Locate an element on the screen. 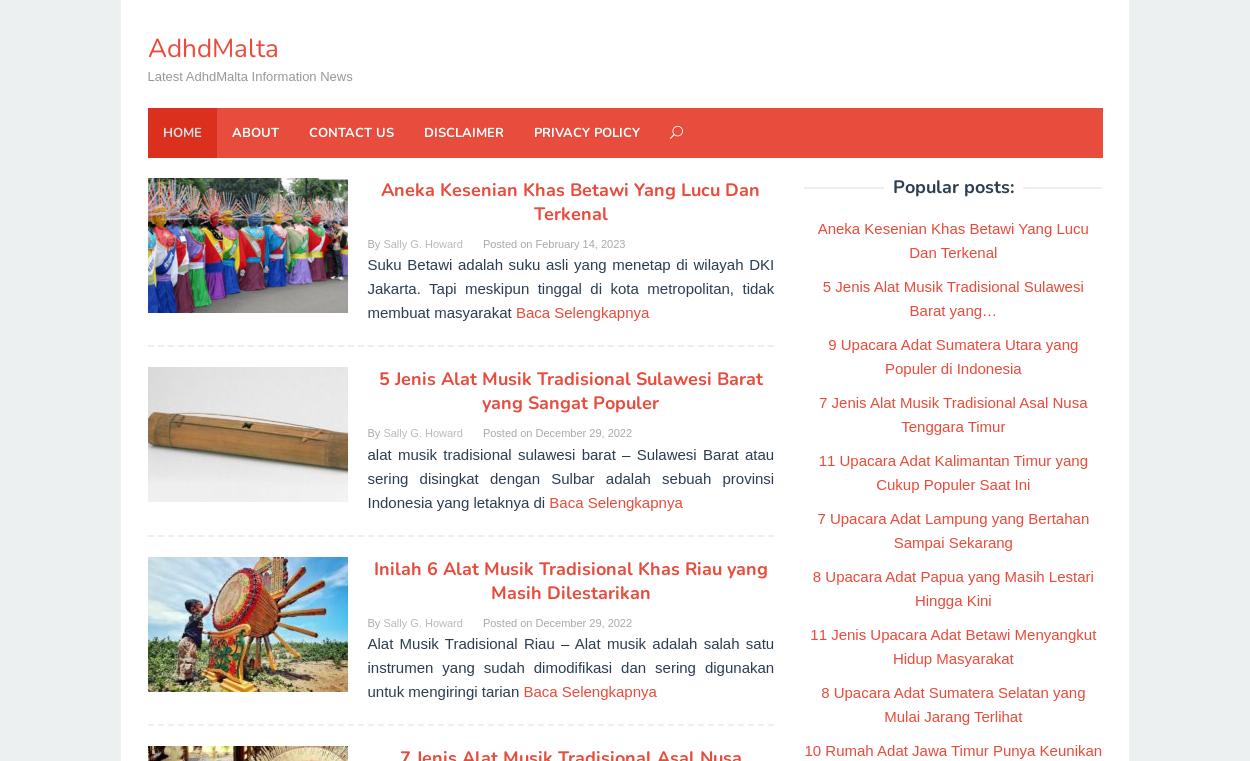 This screenshot has height=761, width=1250. '11 Jenis Upacara Adat Betawi Menyangkut Hidup Masyarakat' is located at coordinates (952, 645).